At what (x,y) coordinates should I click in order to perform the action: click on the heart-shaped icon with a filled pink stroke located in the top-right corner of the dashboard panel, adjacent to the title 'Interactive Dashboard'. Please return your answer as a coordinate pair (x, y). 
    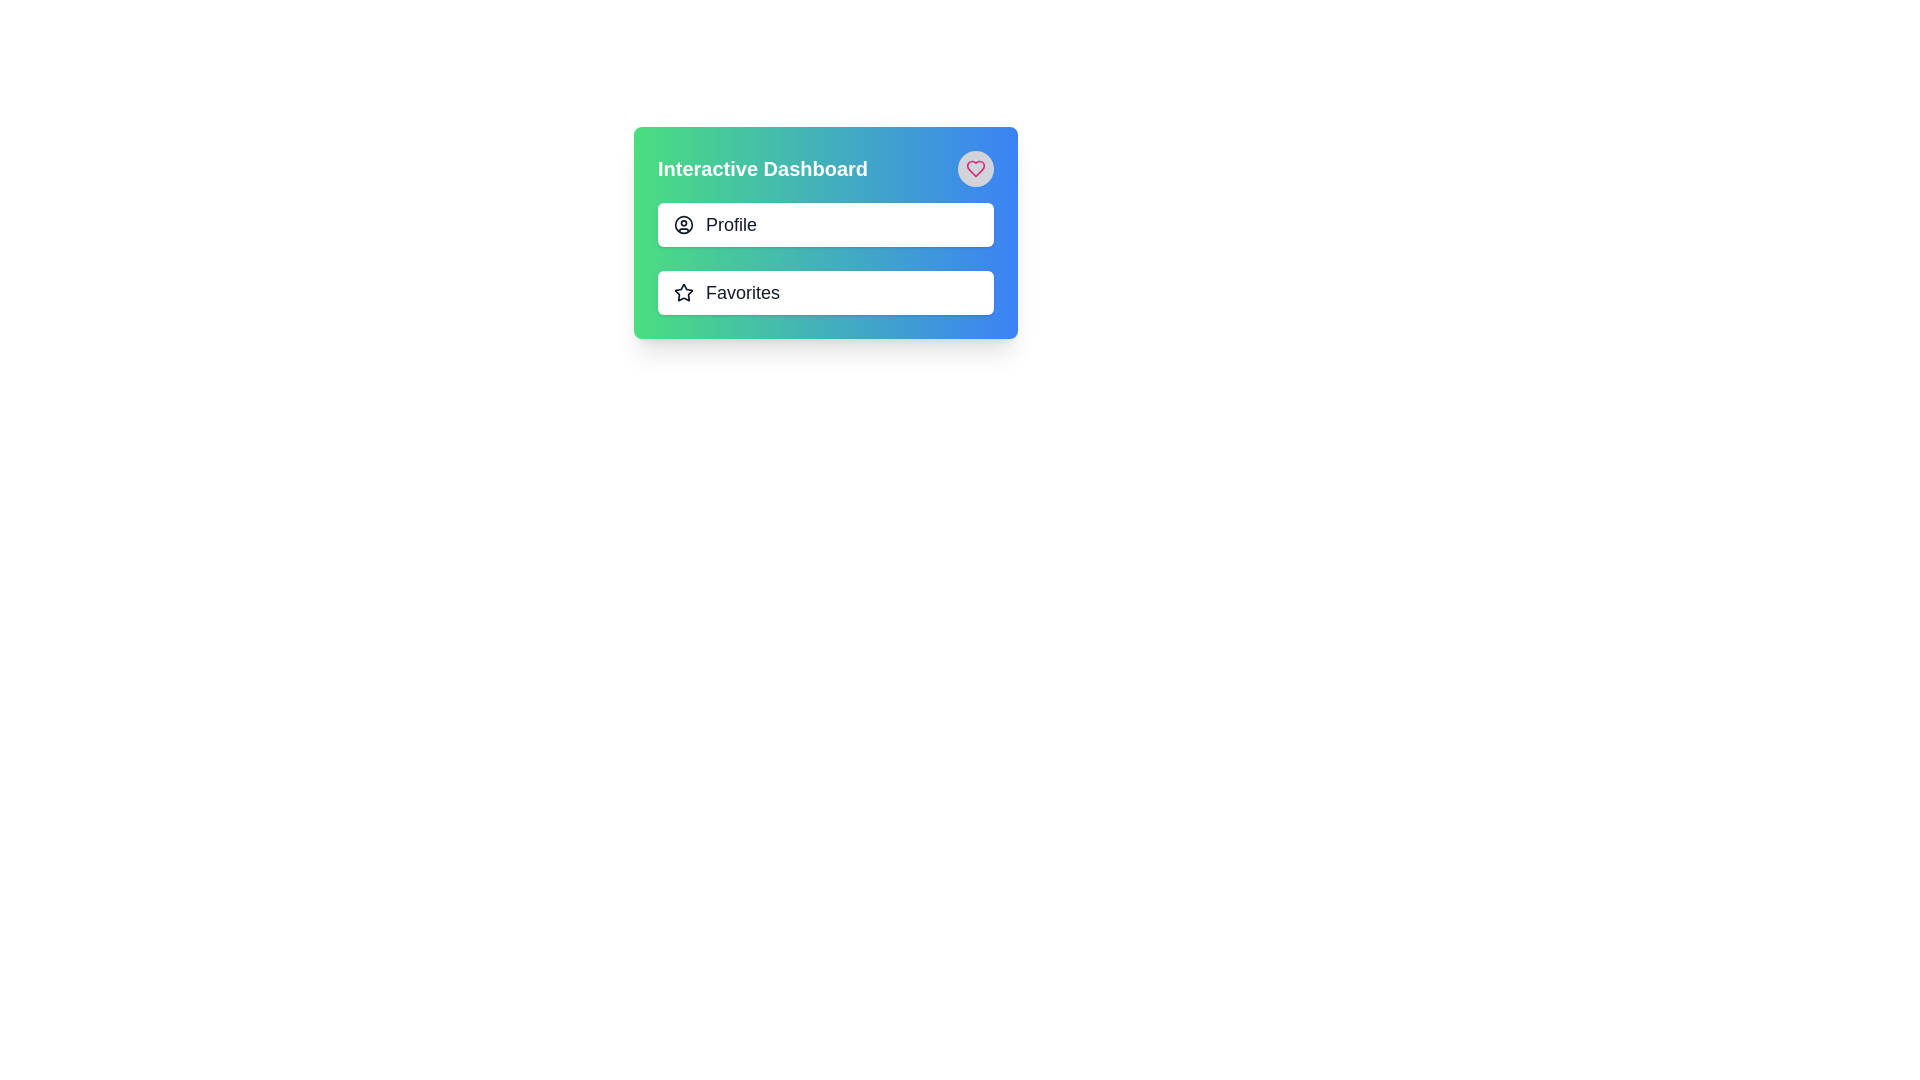
    Looking at the image, I should click on (975, 168).